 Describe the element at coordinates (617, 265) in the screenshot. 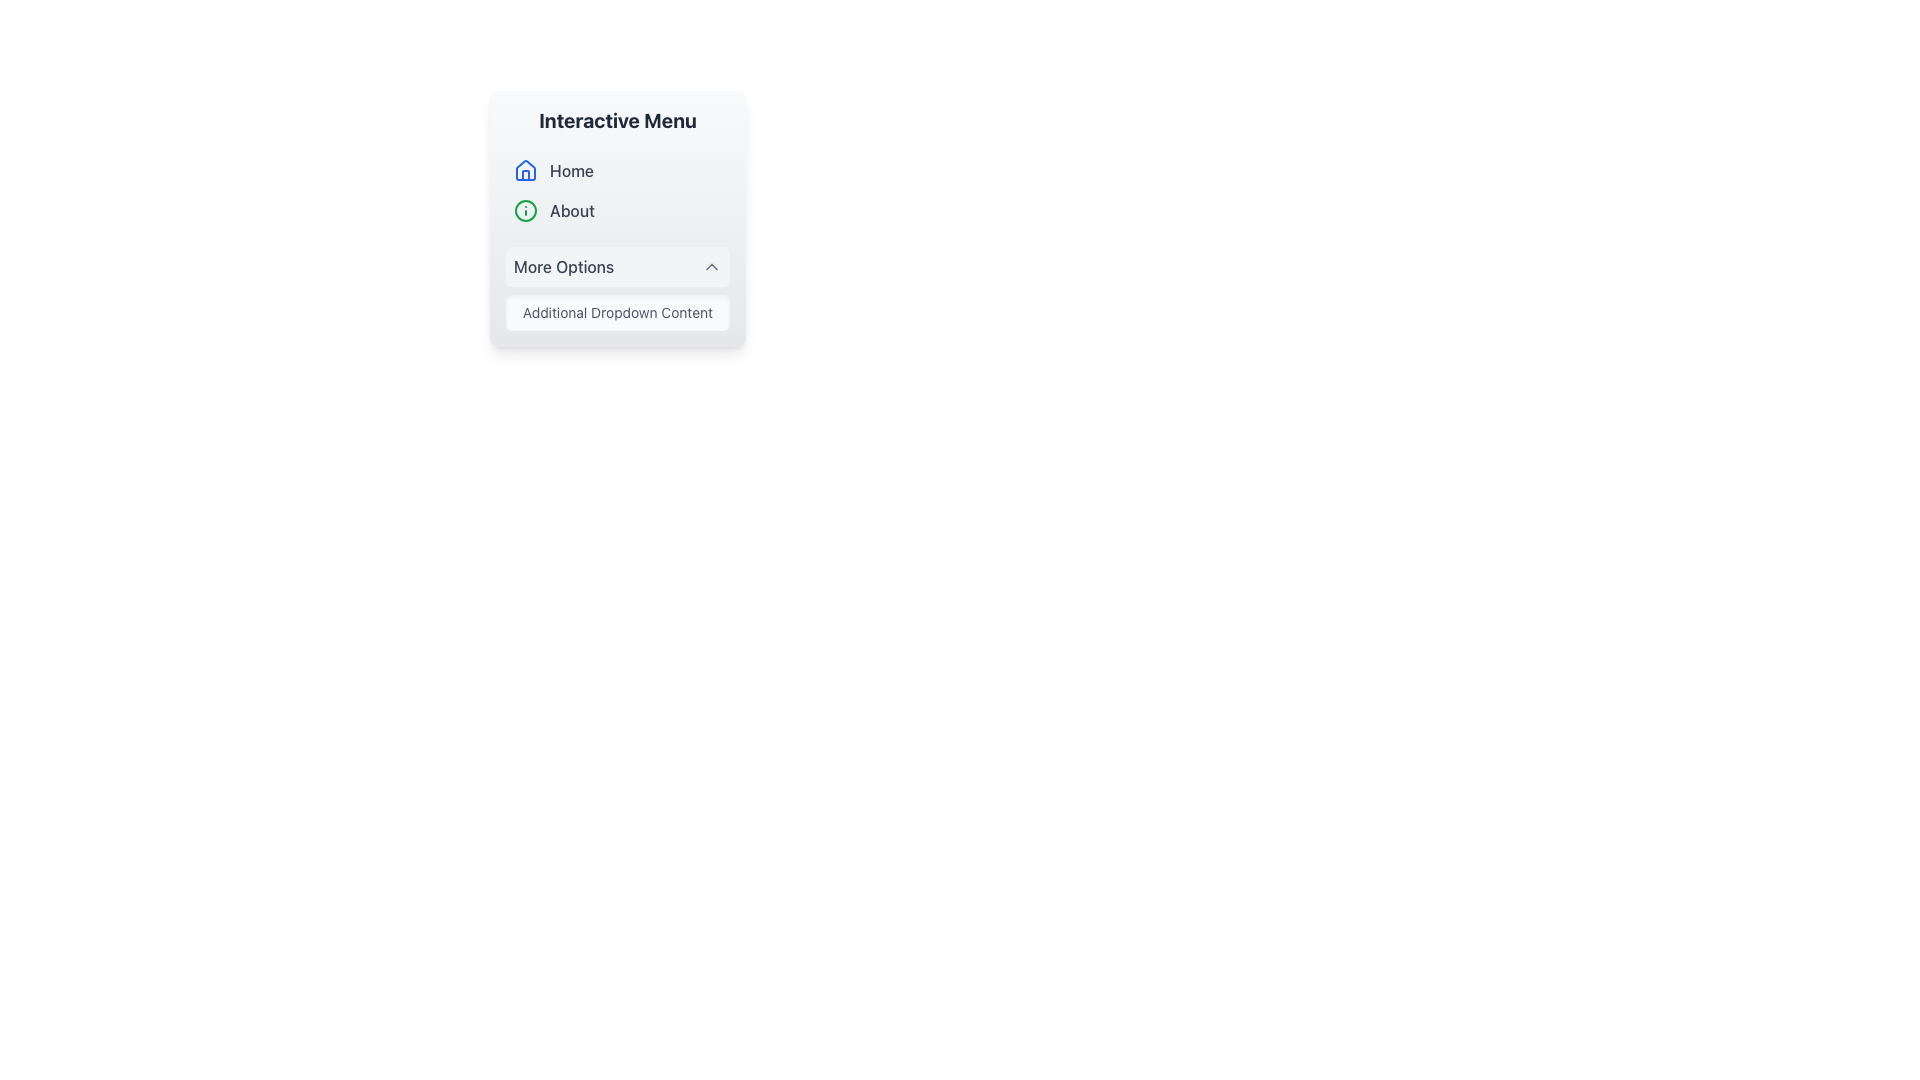

I see `the 'More Options' button, which is a horizontally aligned rectangular button with a light gray background and rounded corners` at that location.